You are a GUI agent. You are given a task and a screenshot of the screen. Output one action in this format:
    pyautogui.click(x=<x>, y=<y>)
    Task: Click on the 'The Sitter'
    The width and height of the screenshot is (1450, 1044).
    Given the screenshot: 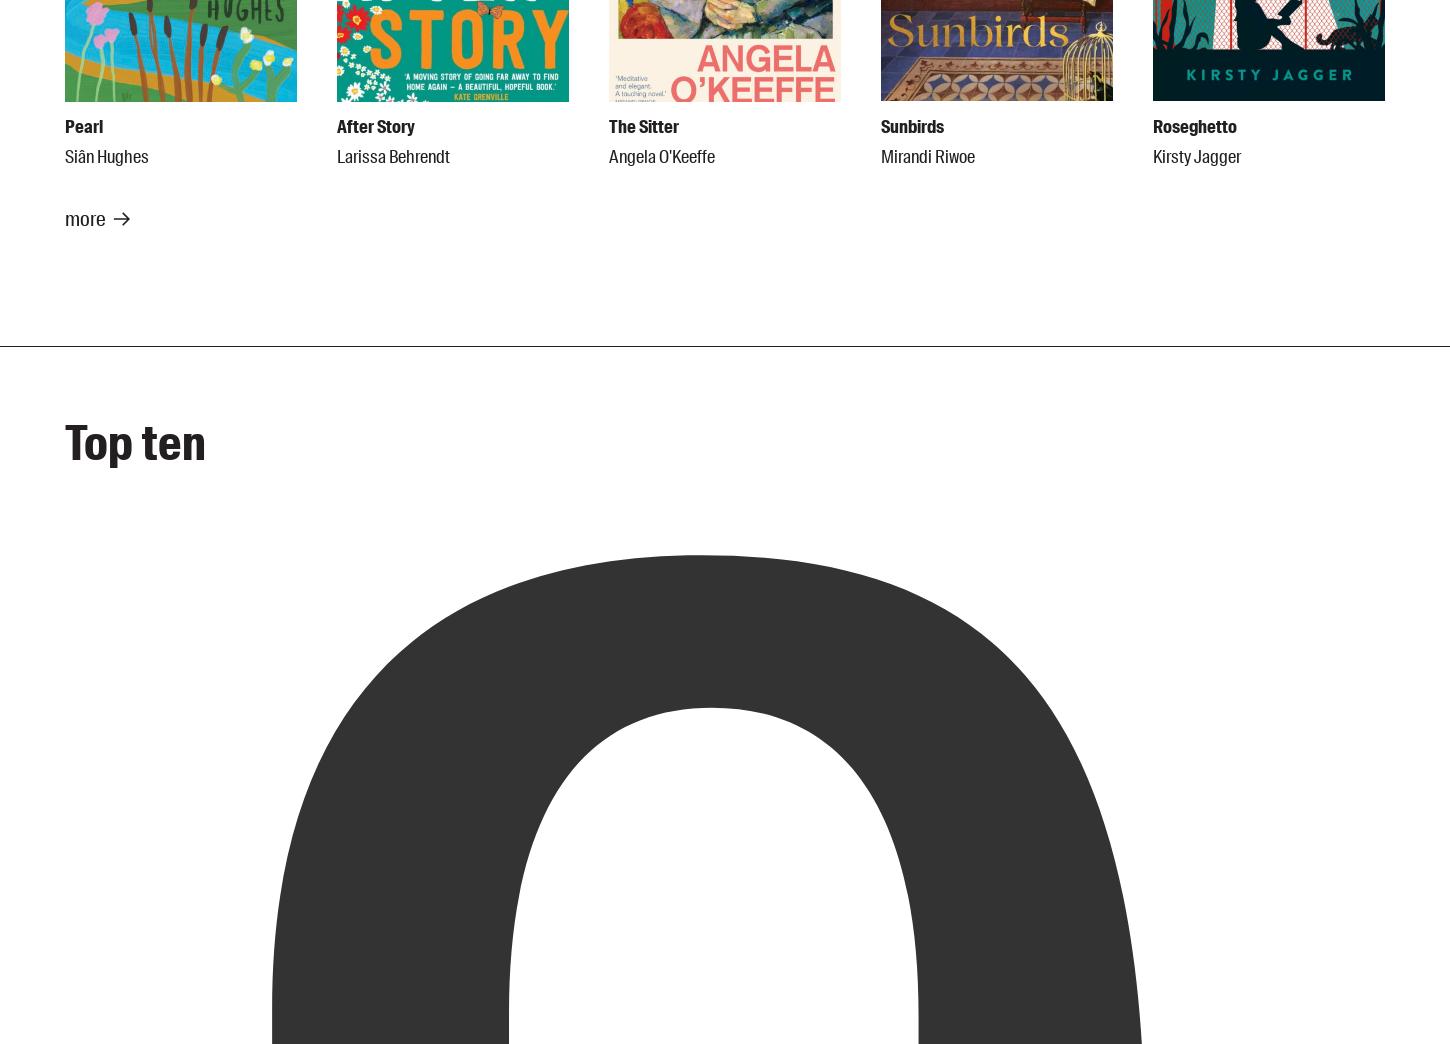 What is the action you would take?
    pyautogui.click(x=642, y=126)
    